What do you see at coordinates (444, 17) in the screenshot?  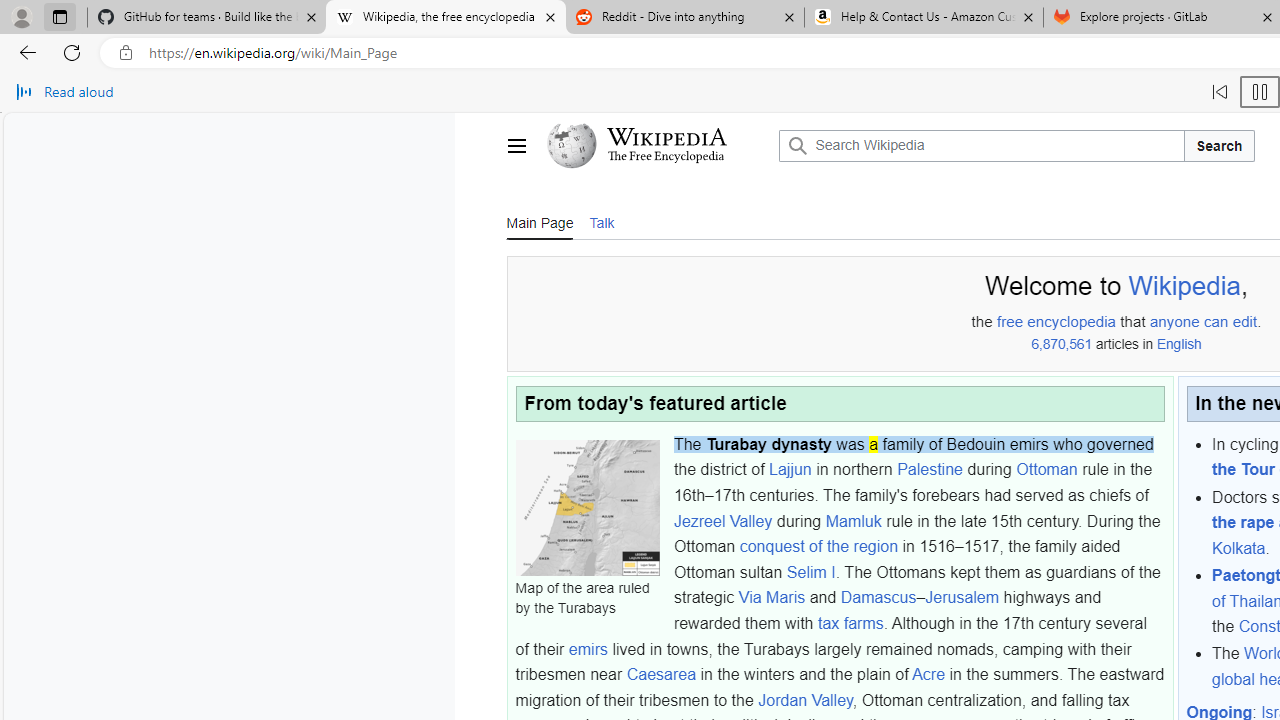 I see `'Wikipedia, the free encyclopedia'` at bounding box center [444, 17].